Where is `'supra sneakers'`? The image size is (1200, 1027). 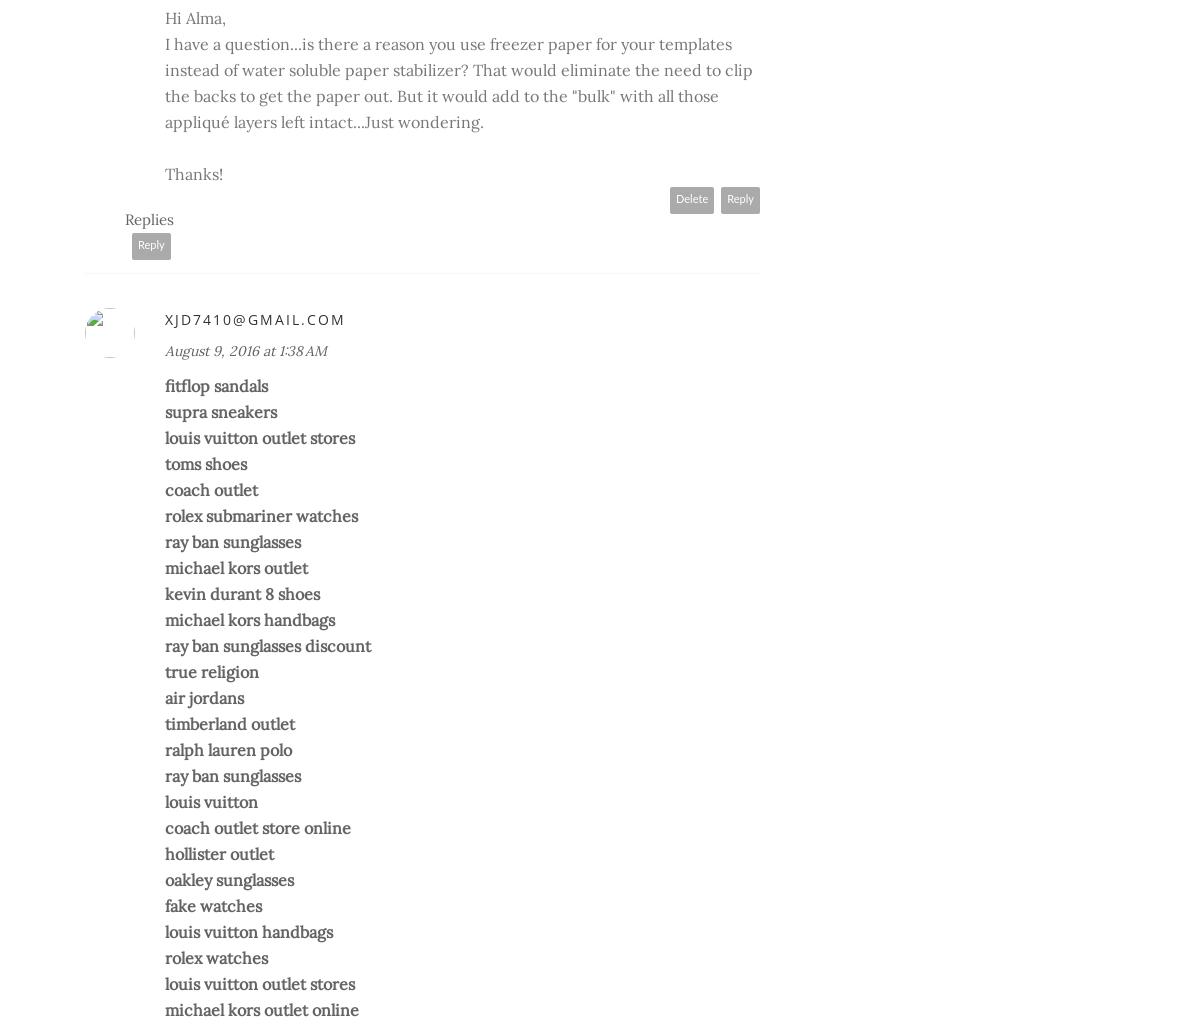
'supra sneakers' is located at coordinates (220, 411).